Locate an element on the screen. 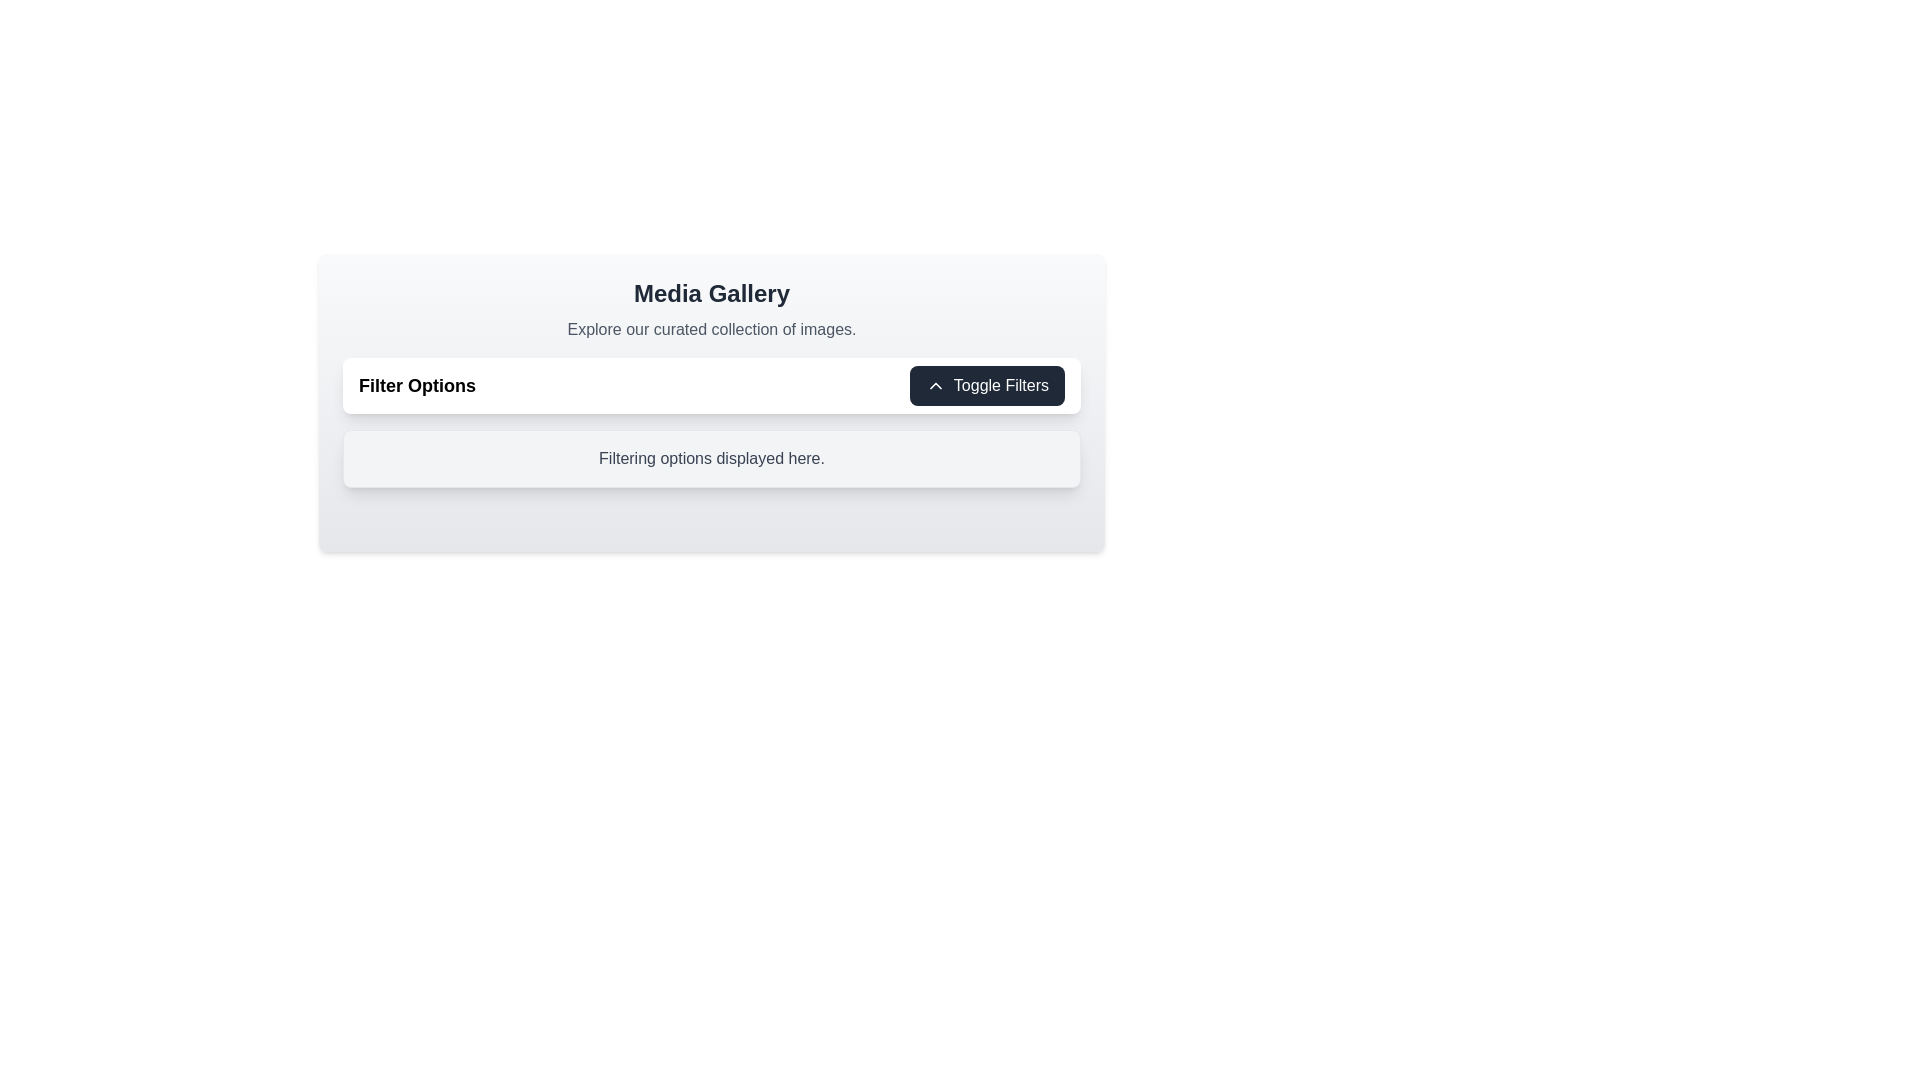  the upward-pointing chevron icon located to the left of the 'Toggle Filters' text within the button in the top-right corner of the 'Media Gallery' area is located at coordinates (934, 385).